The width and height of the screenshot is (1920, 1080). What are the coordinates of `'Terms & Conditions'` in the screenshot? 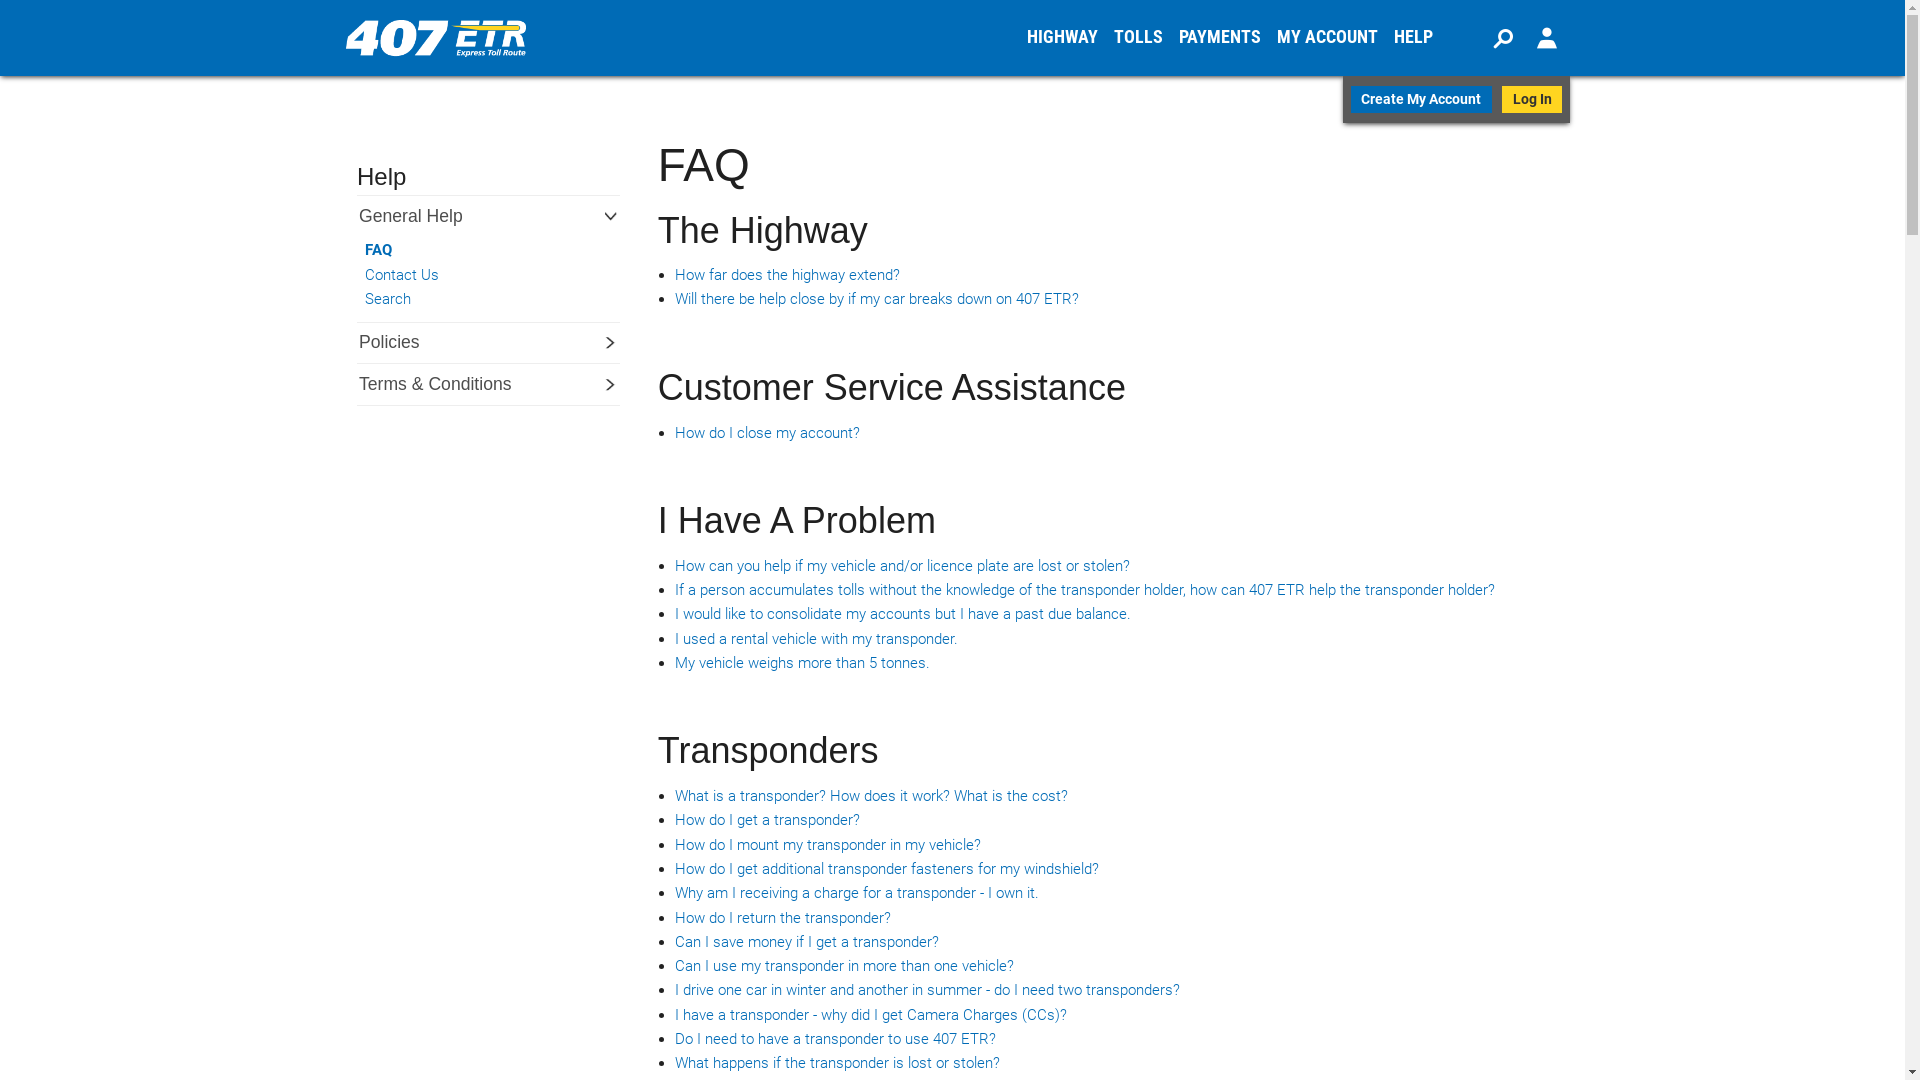 It's located at (445, 384).